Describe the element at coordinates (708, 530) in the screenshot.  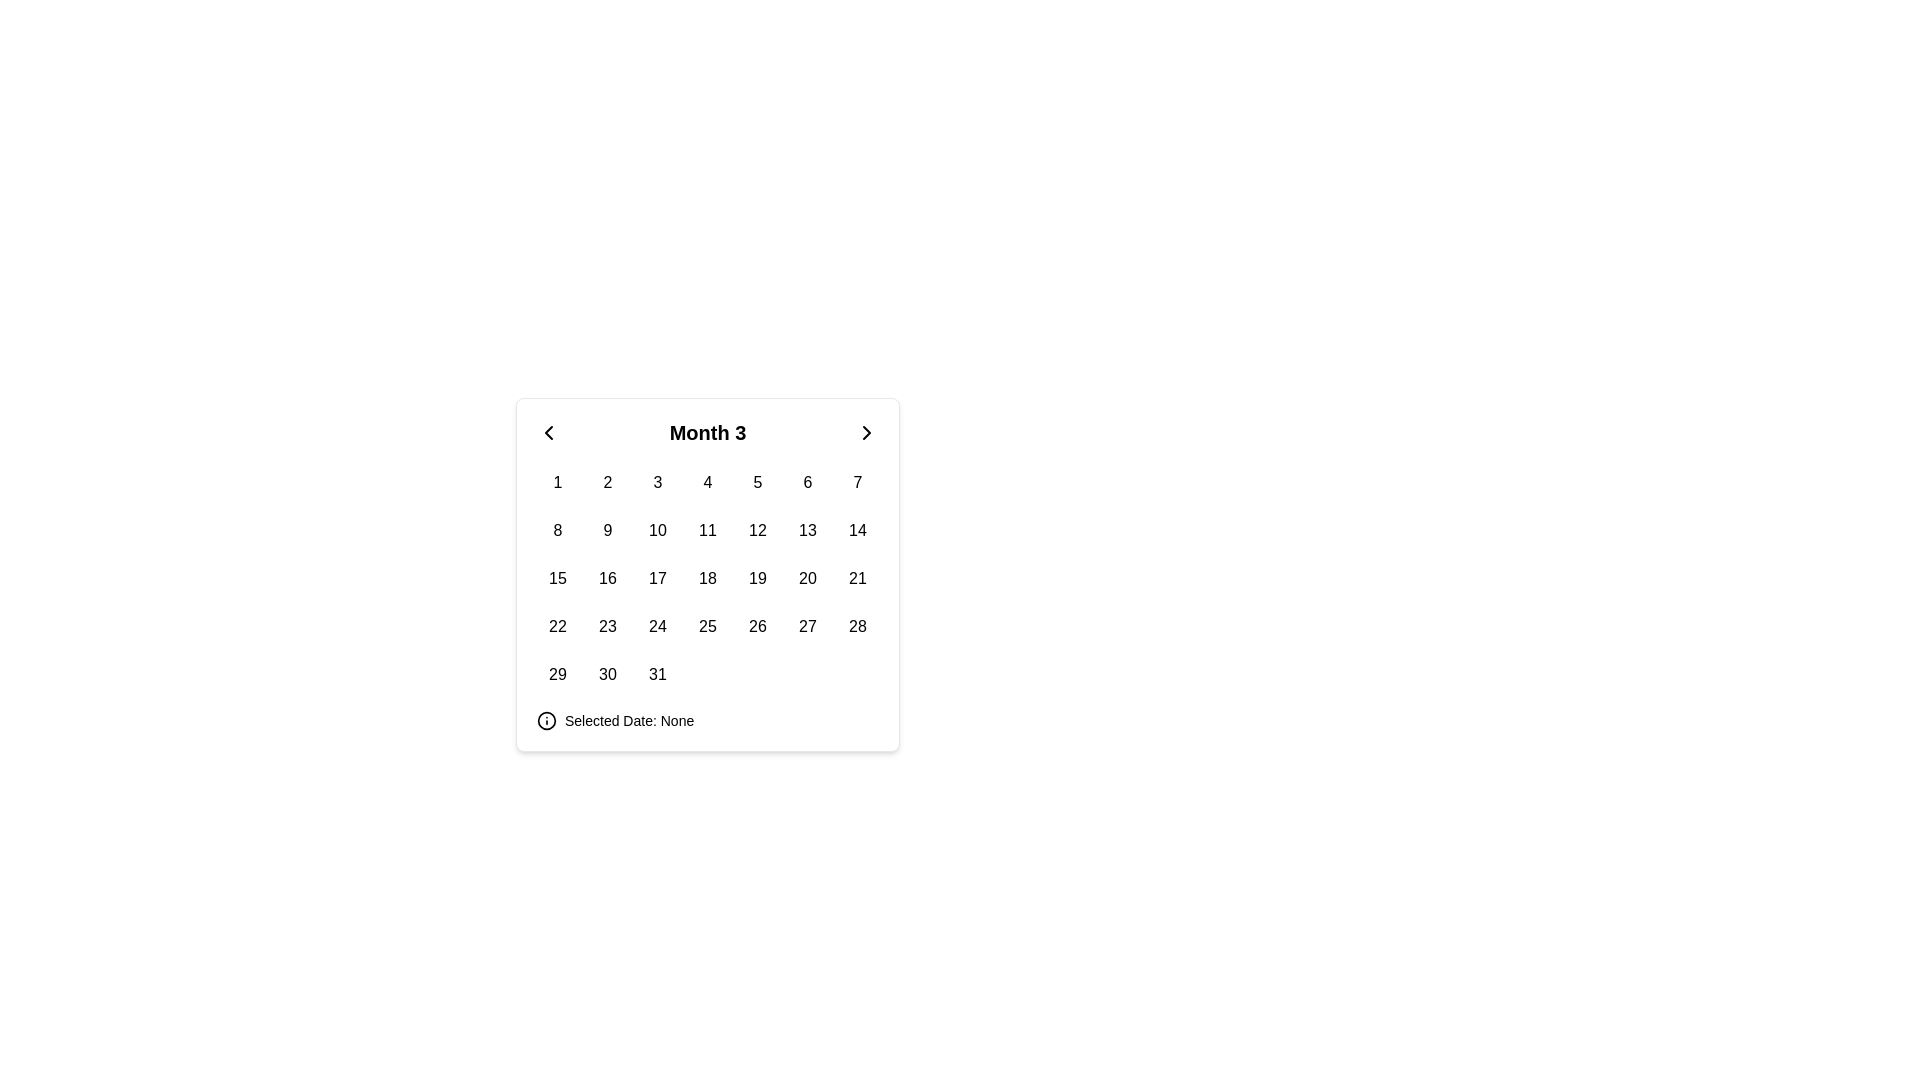
I see `the button representing the 11th day of the current month in the calendar interface` at that location.